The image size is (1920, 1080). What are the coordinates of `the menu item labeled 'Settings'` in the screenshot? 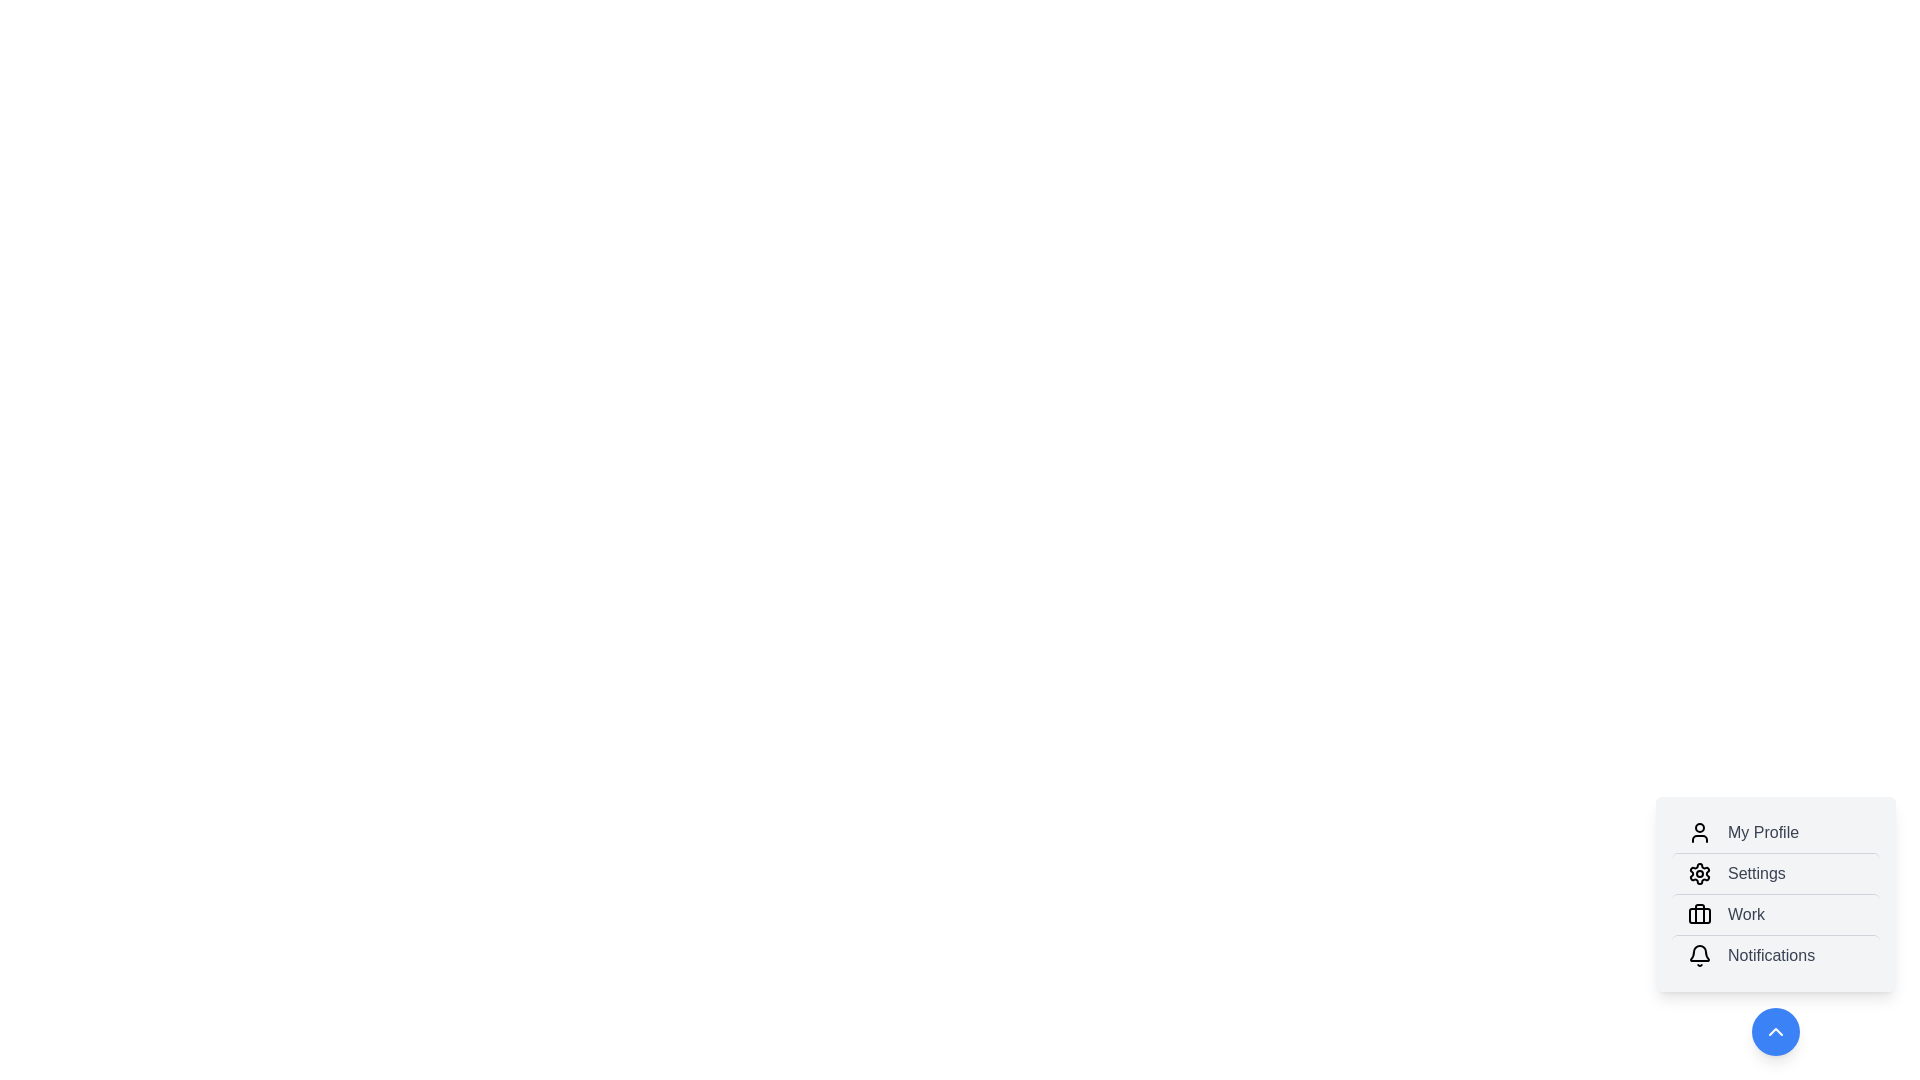 It's located at (1776, 872).